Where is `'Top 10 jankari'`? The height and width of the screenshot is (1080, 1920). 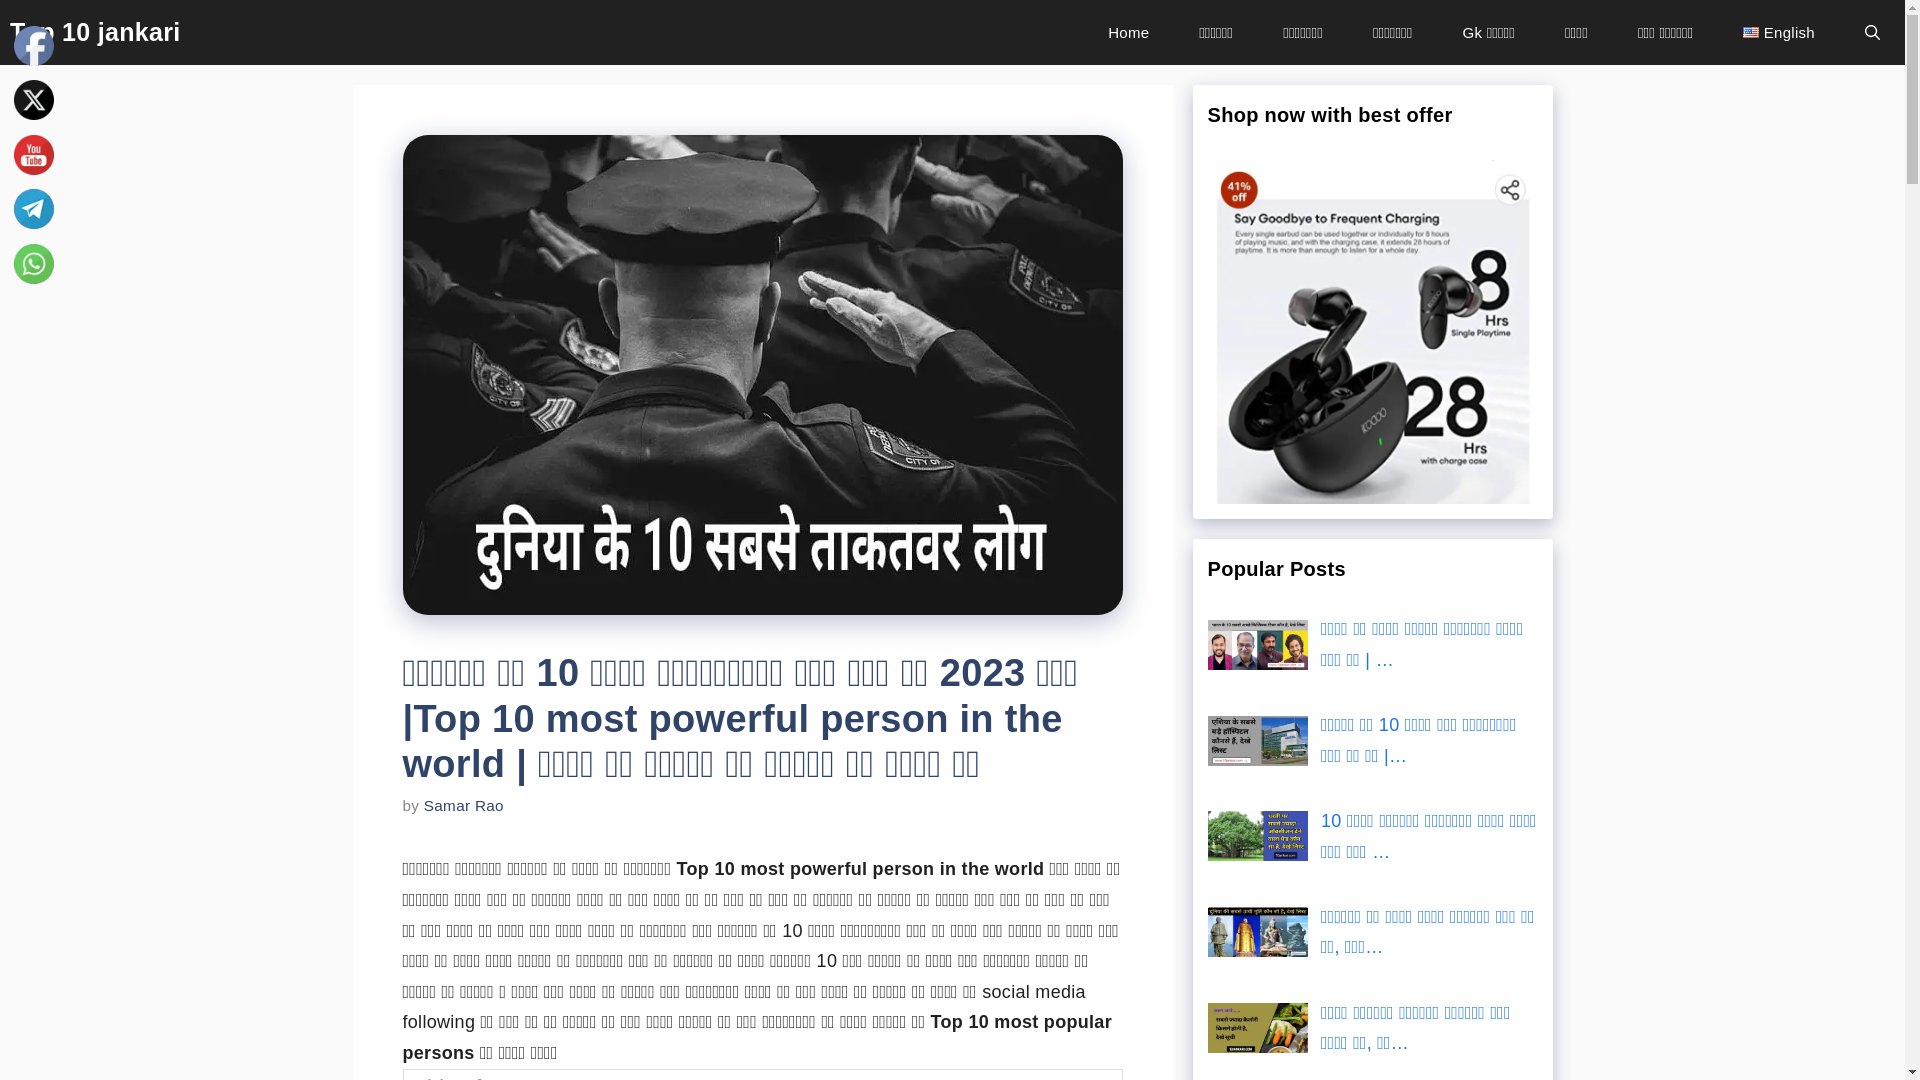 'Top 10 jankari' is located at coordinates (94, 32).